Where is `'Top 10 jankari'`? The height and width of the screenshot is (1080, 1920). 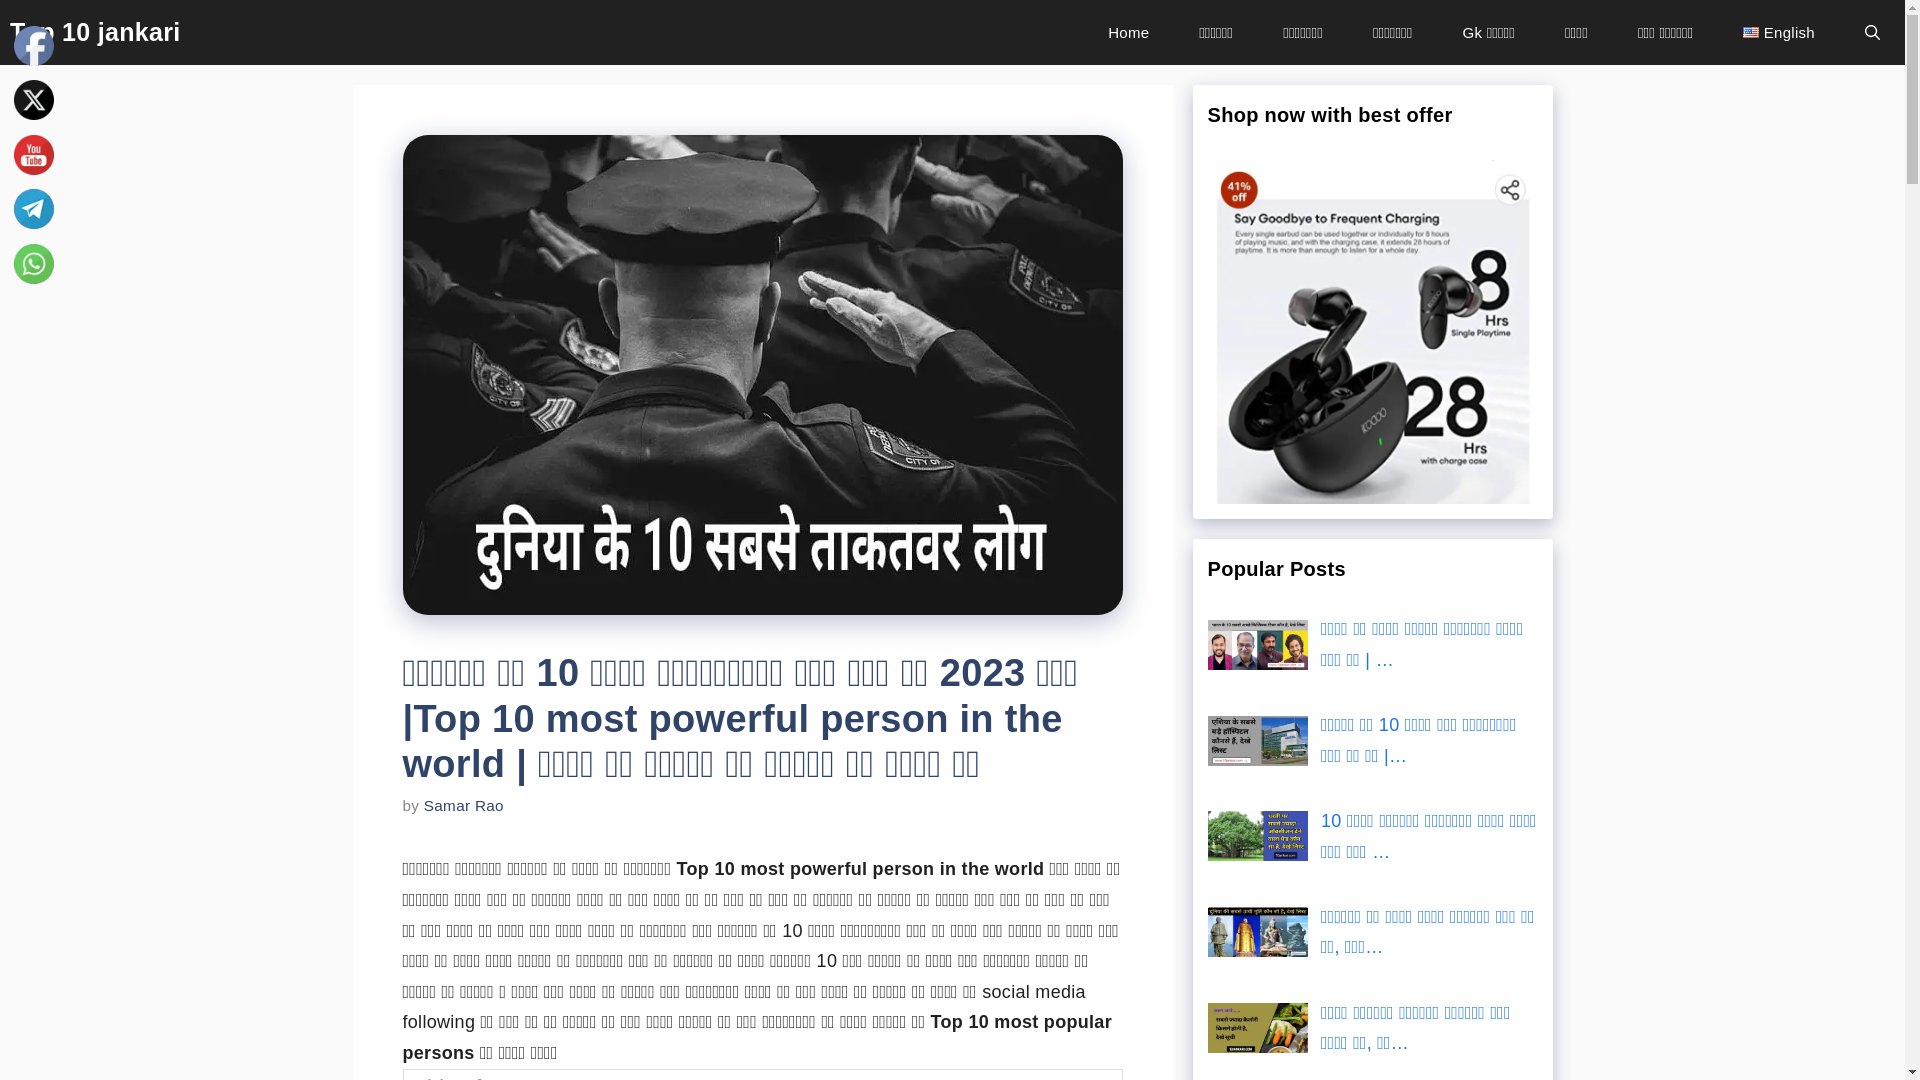 'Top 10 jankari' is located at coordinates (94, 32).